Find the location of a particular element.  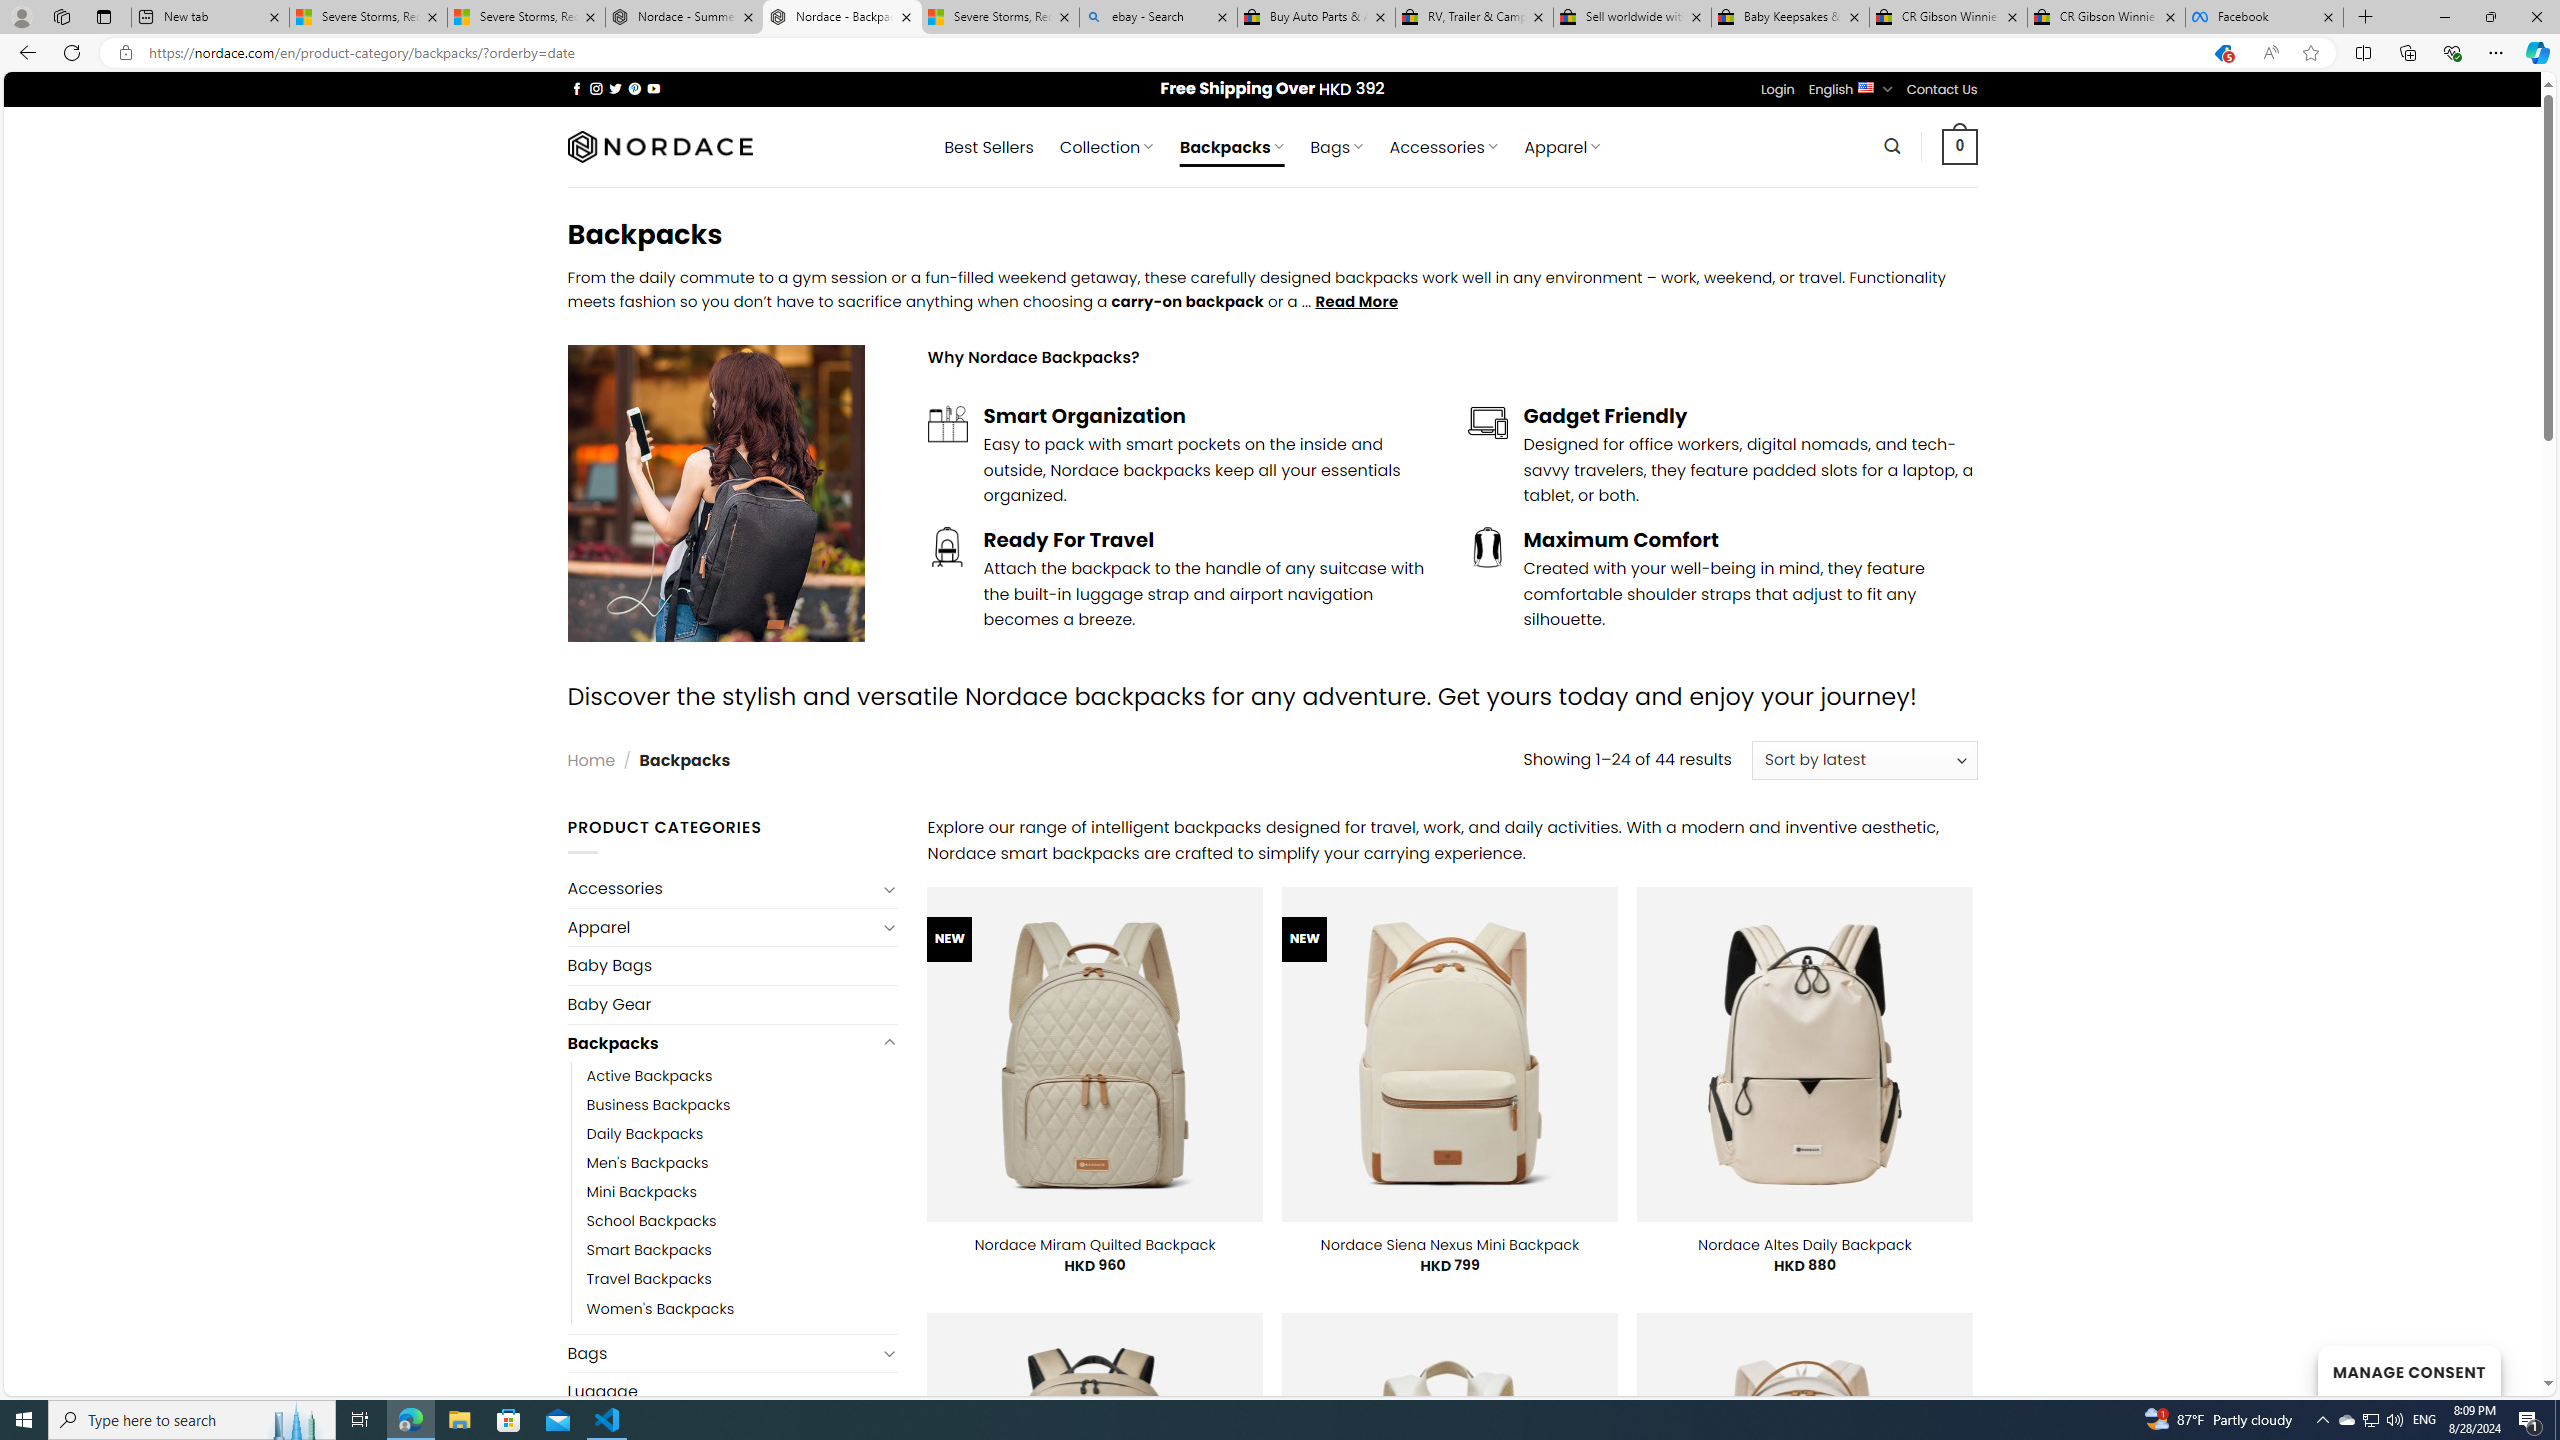

'Luggage' is located at coordinates (731, 1390).